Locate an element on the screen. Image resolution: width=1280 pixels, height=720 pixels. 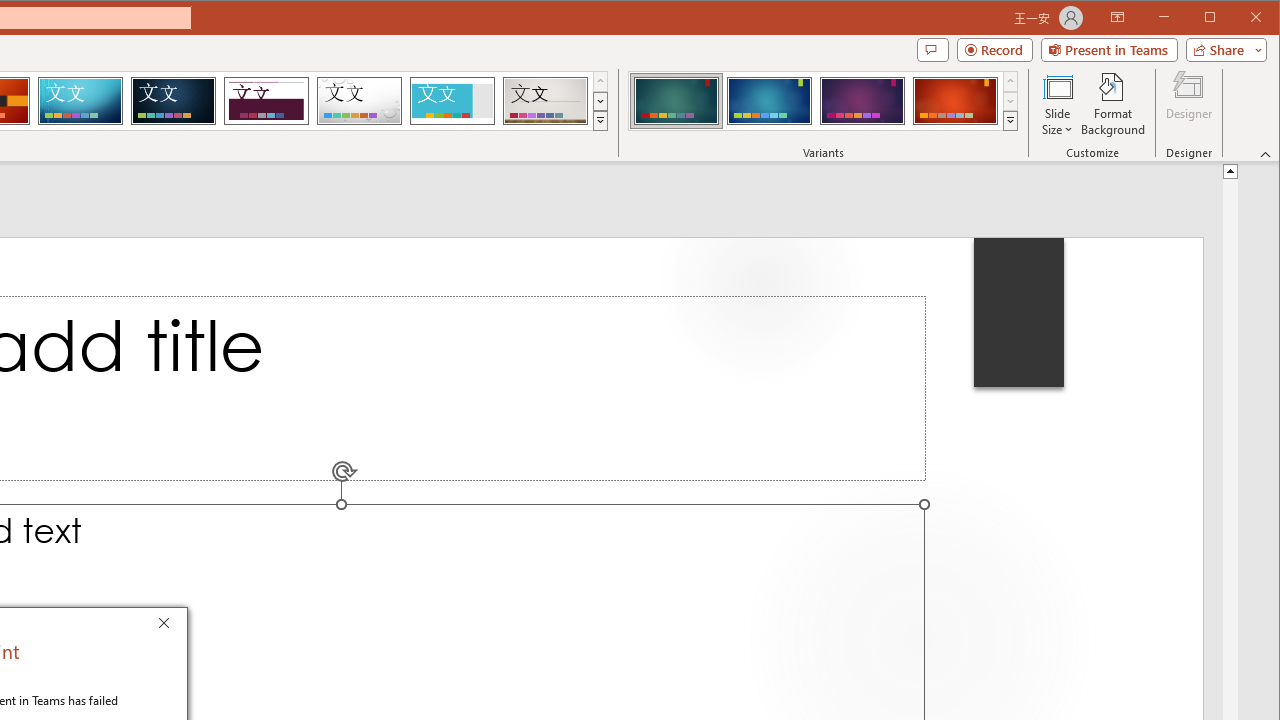
'Dividend' is located at coordinates (265, 100).